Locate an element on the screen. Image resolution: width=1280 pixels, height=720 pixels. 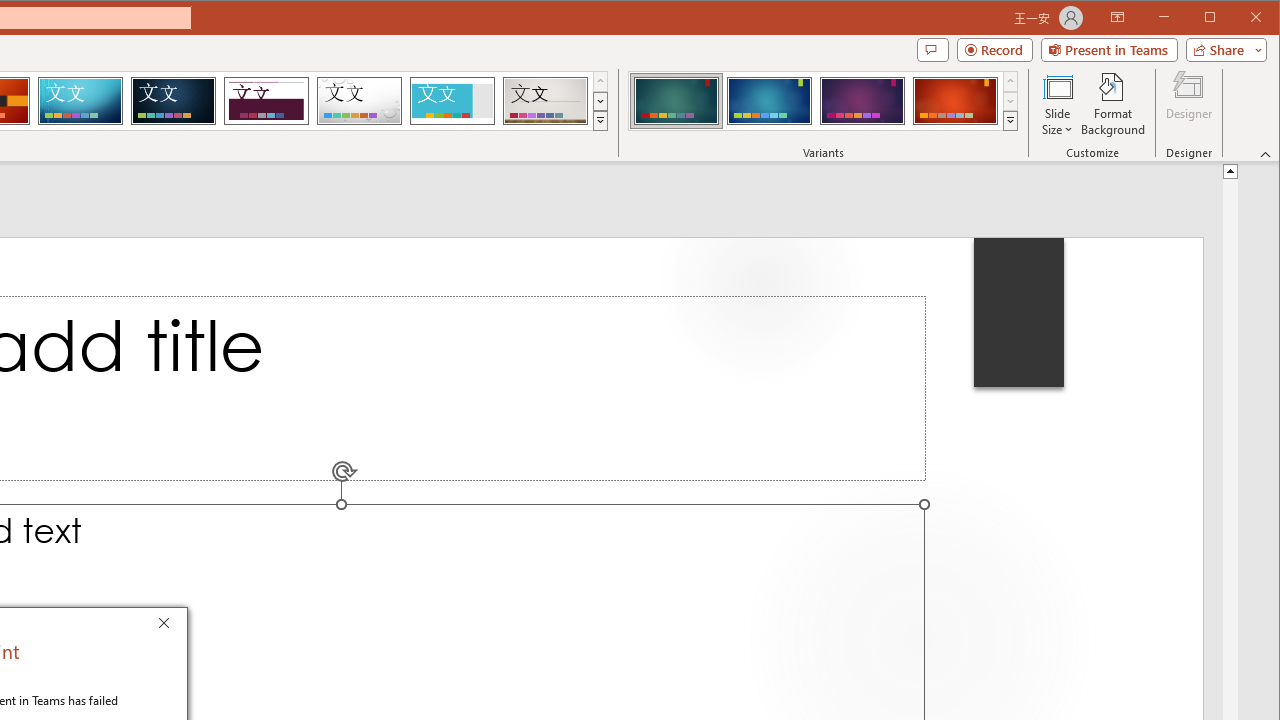
'Dividend' is located at coordinates (265, 100).